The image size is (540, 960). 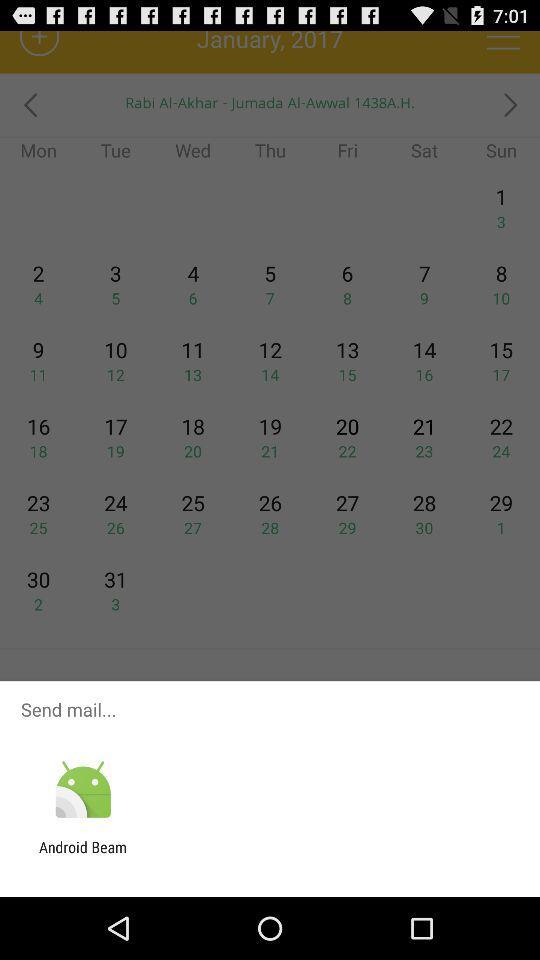 I want to click on the android beam item, so click(x=82, y=855).